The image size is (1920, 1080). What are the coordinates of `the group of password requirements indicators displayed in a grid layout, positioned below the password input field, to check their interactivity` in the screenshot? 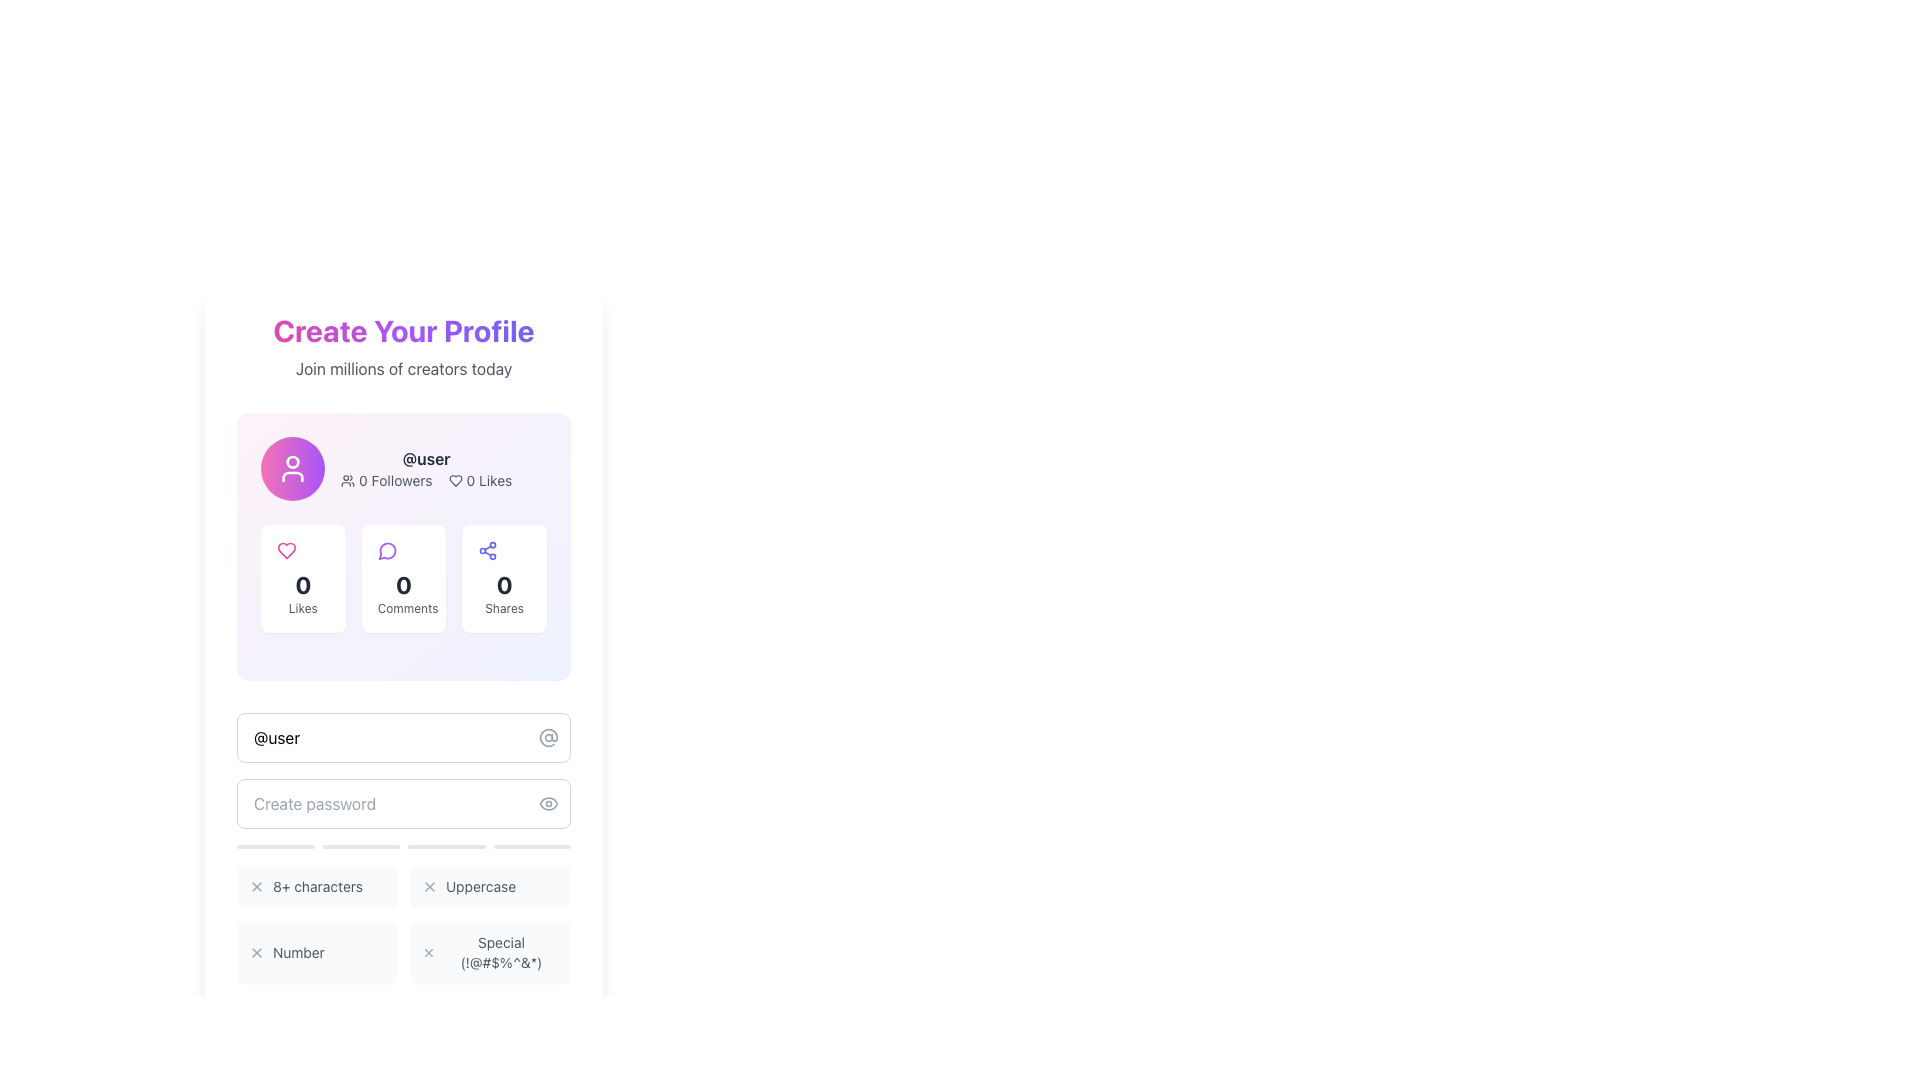 It's located at (402, 848).